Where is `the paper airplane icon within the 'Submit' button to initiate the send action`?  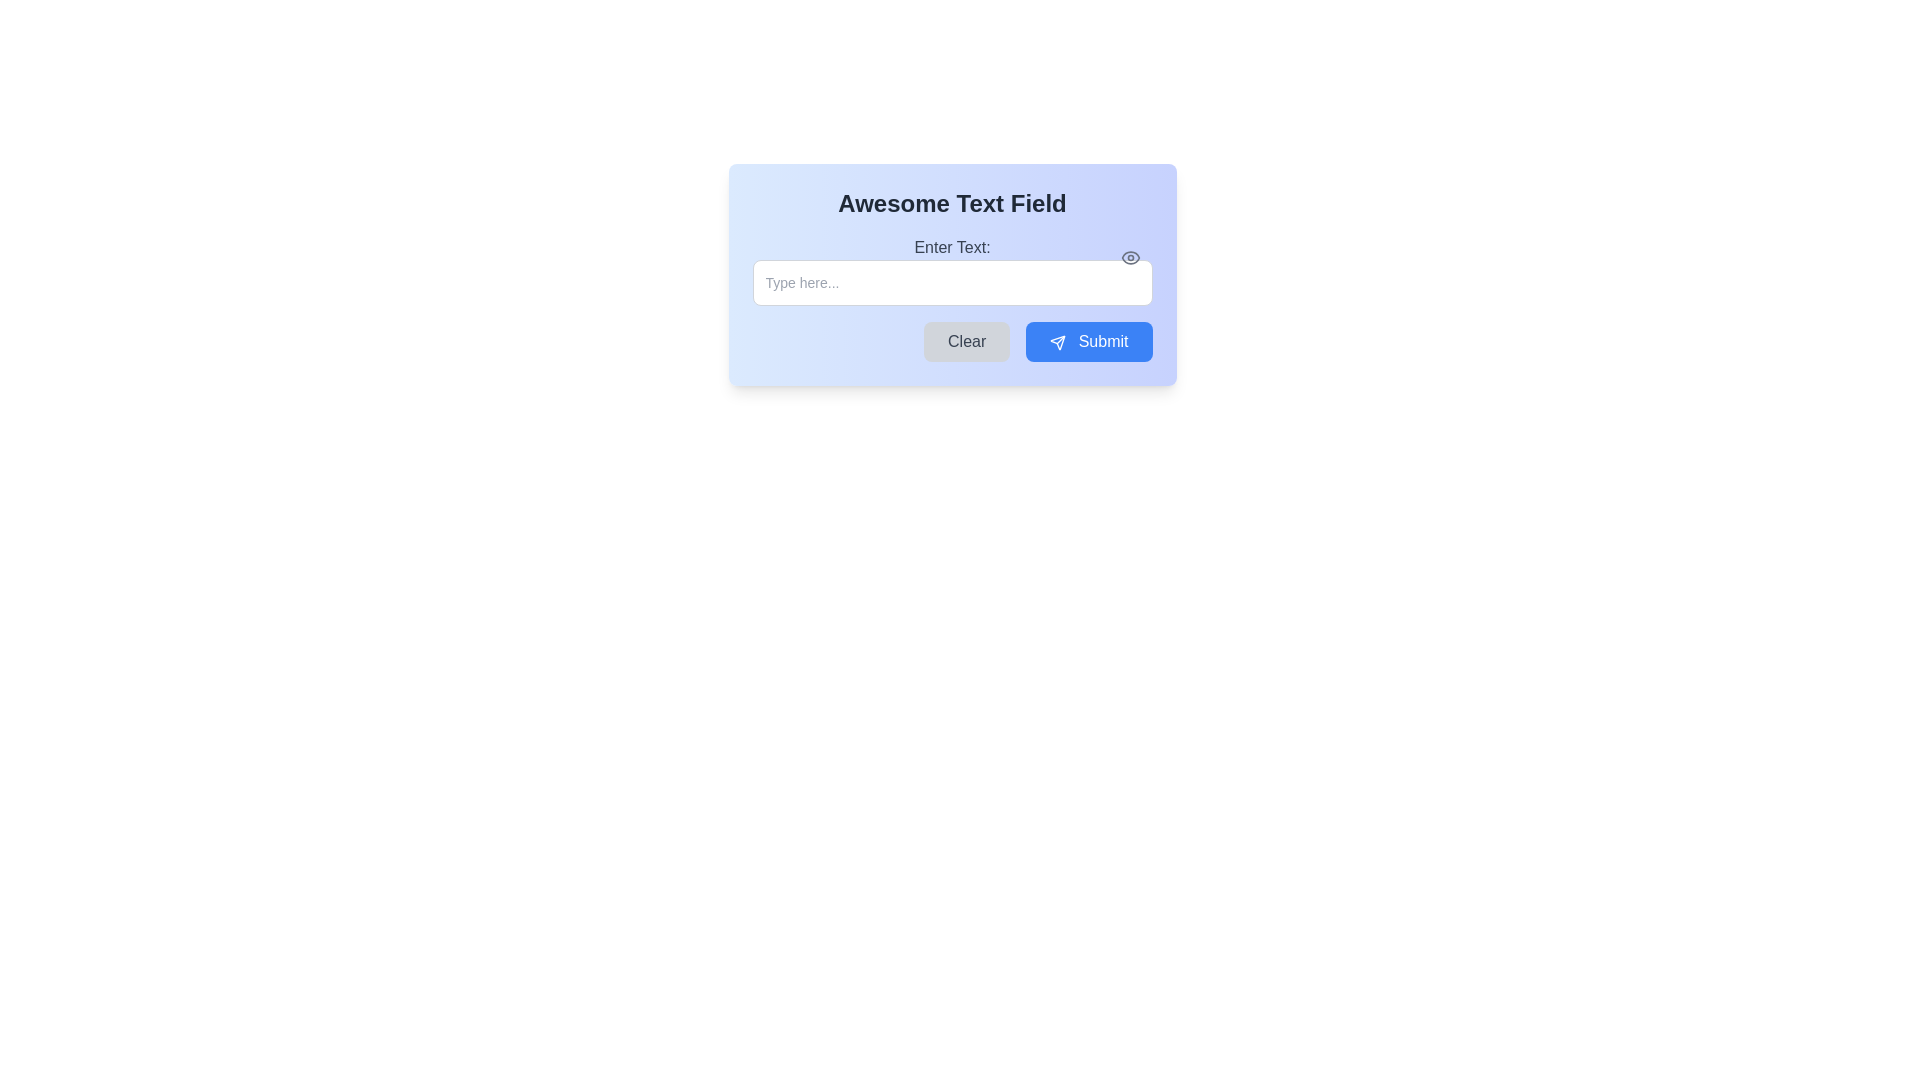
the paper airplane icon within the 'Submit' button to initiate the send action is located at coordinates (1056, 341).